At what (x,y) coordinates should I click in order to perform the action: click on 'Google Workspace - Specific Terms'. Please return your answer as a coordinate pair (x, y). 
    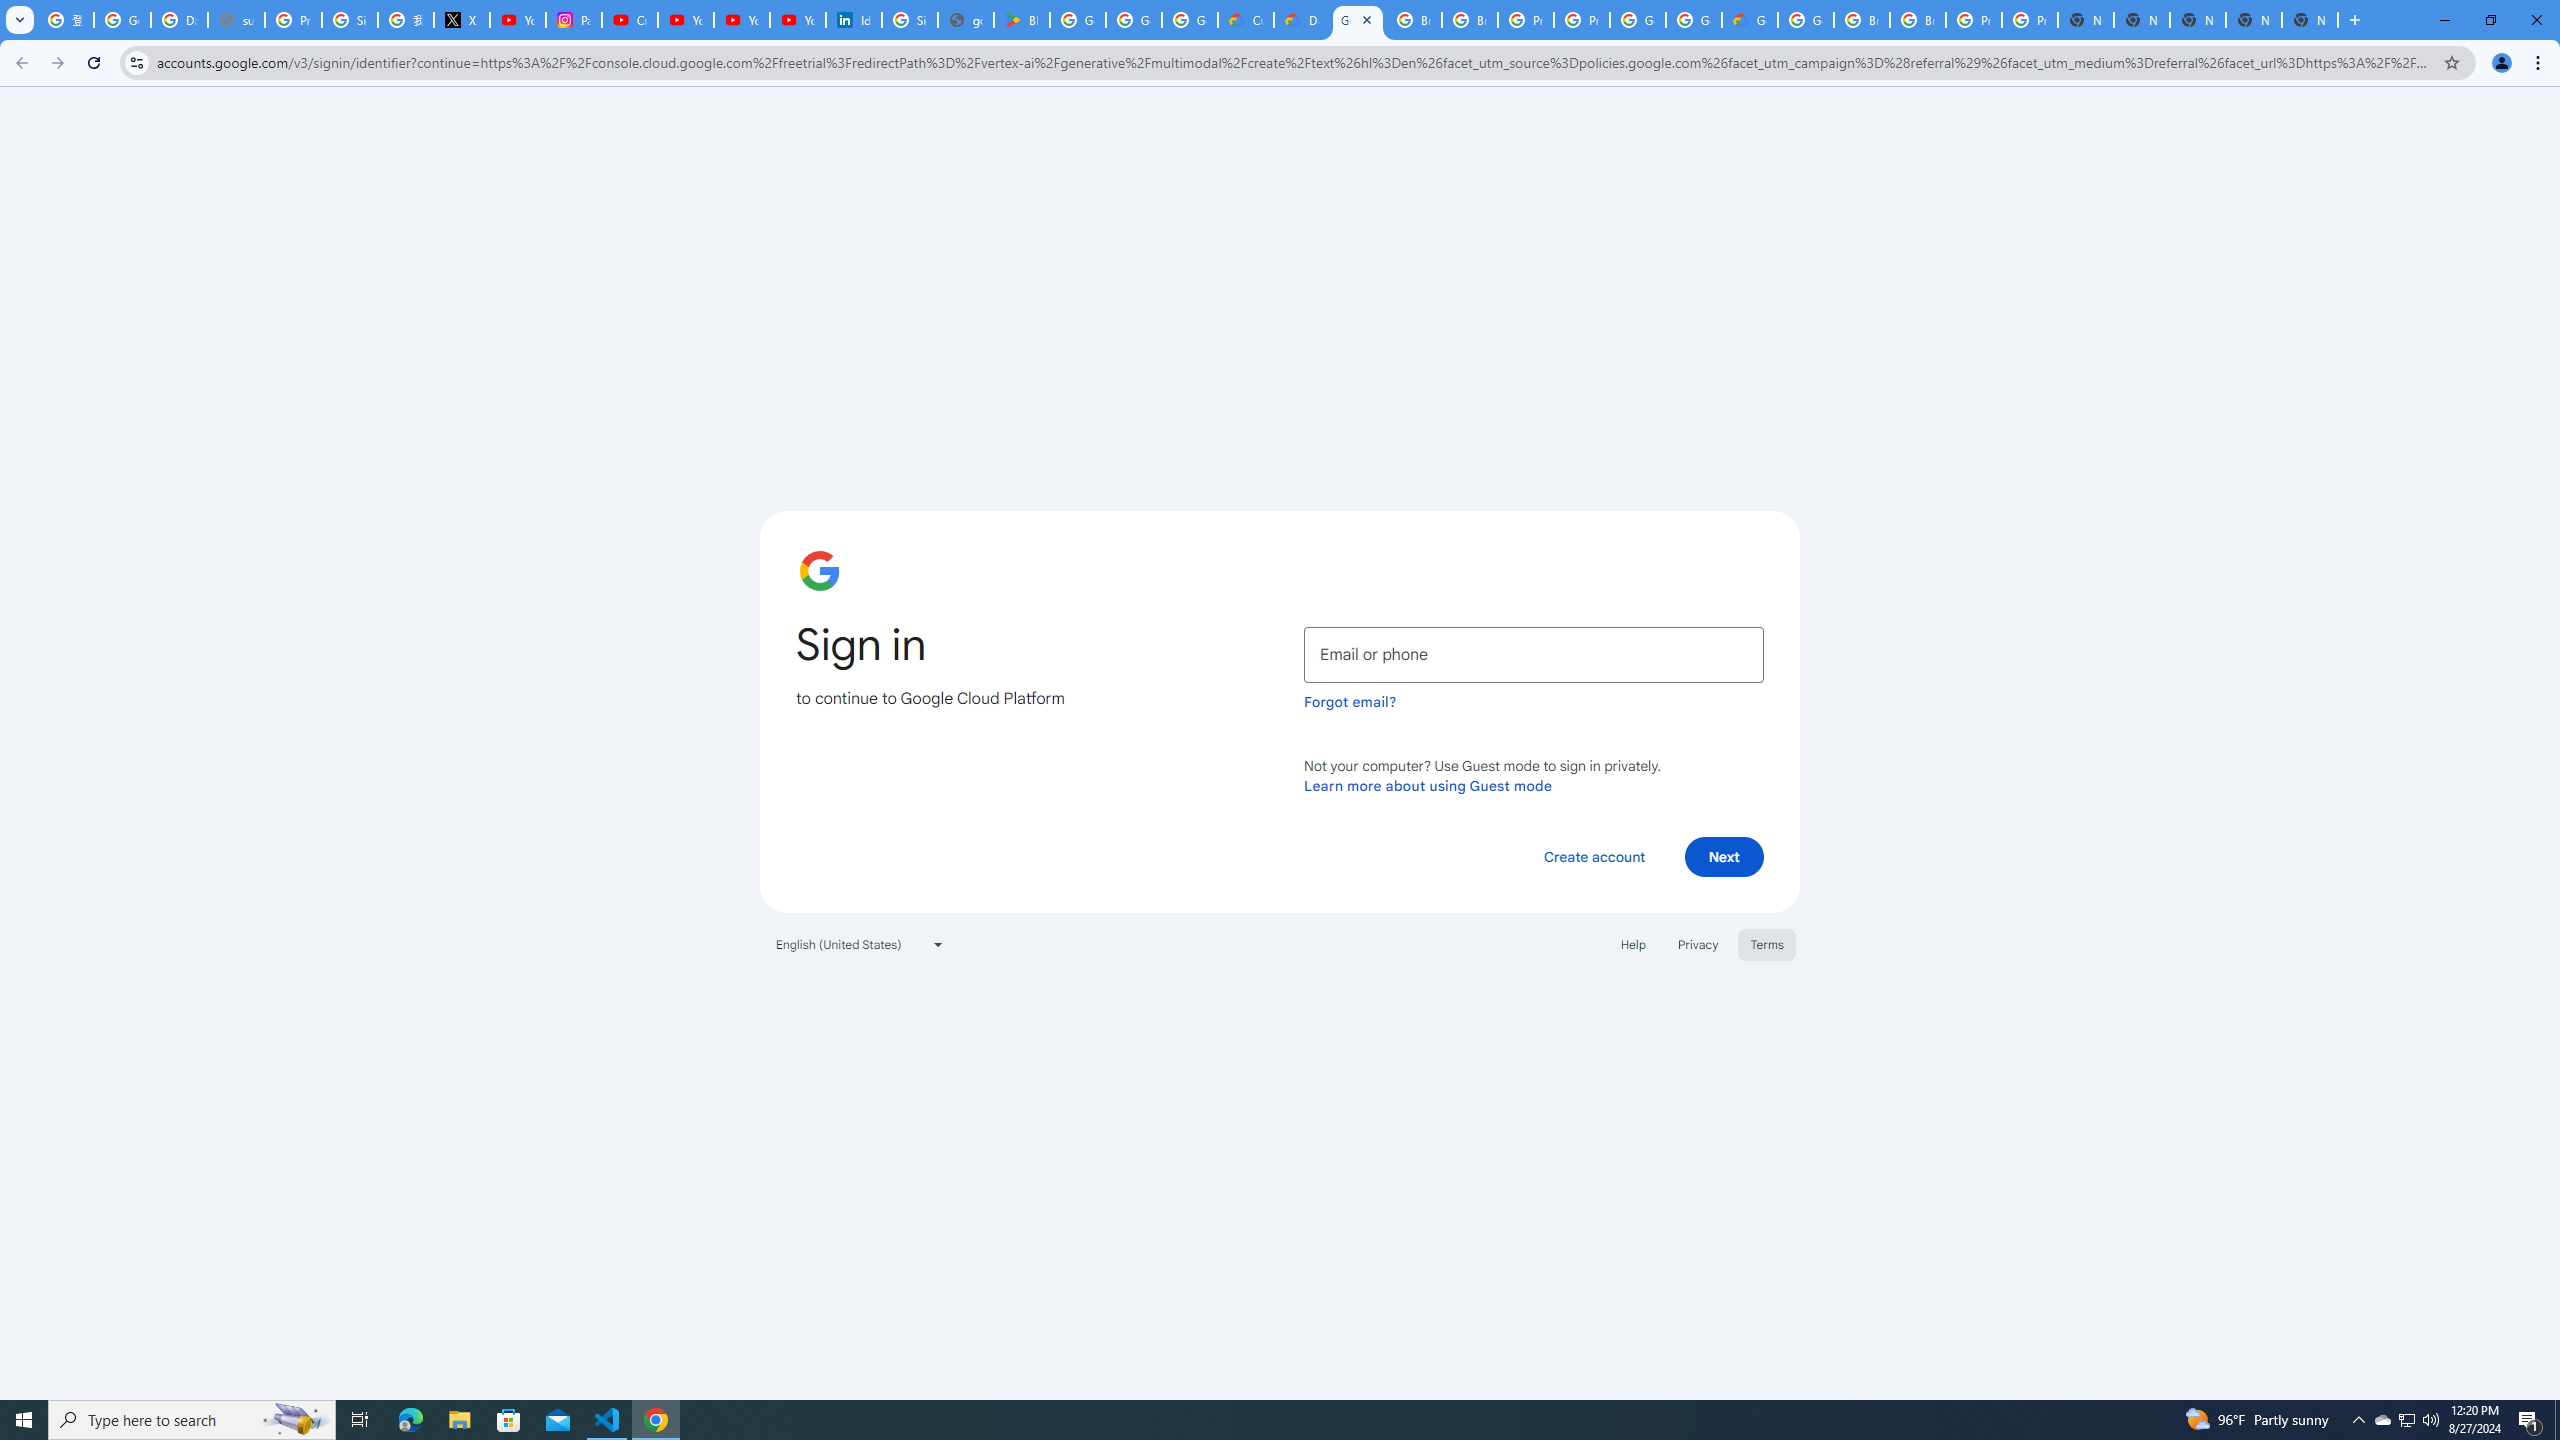
    Looking at the image, I should click on (1133, 19).